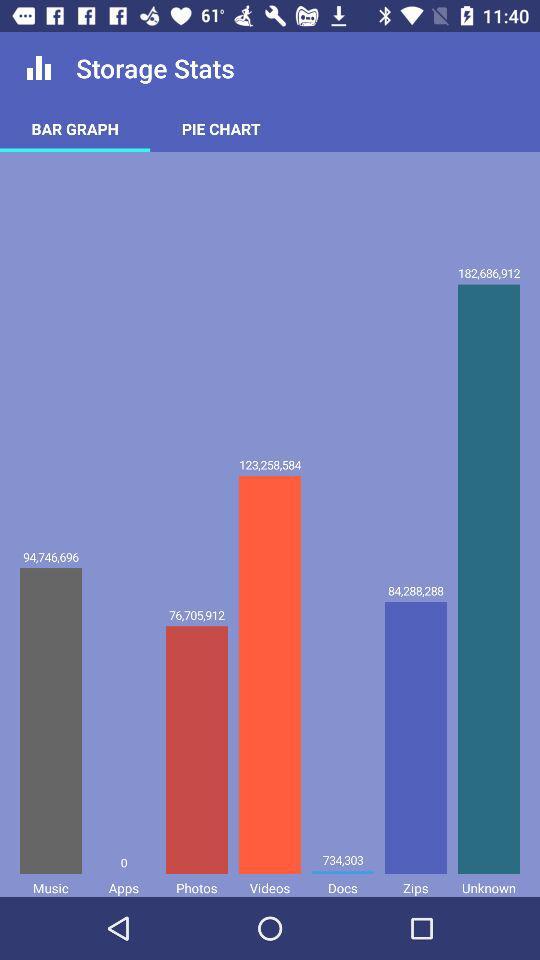 Image resolution: width=540 pixels, height=960 pixels. I want to click on icon below the    storage stats item, so click(220, 127).